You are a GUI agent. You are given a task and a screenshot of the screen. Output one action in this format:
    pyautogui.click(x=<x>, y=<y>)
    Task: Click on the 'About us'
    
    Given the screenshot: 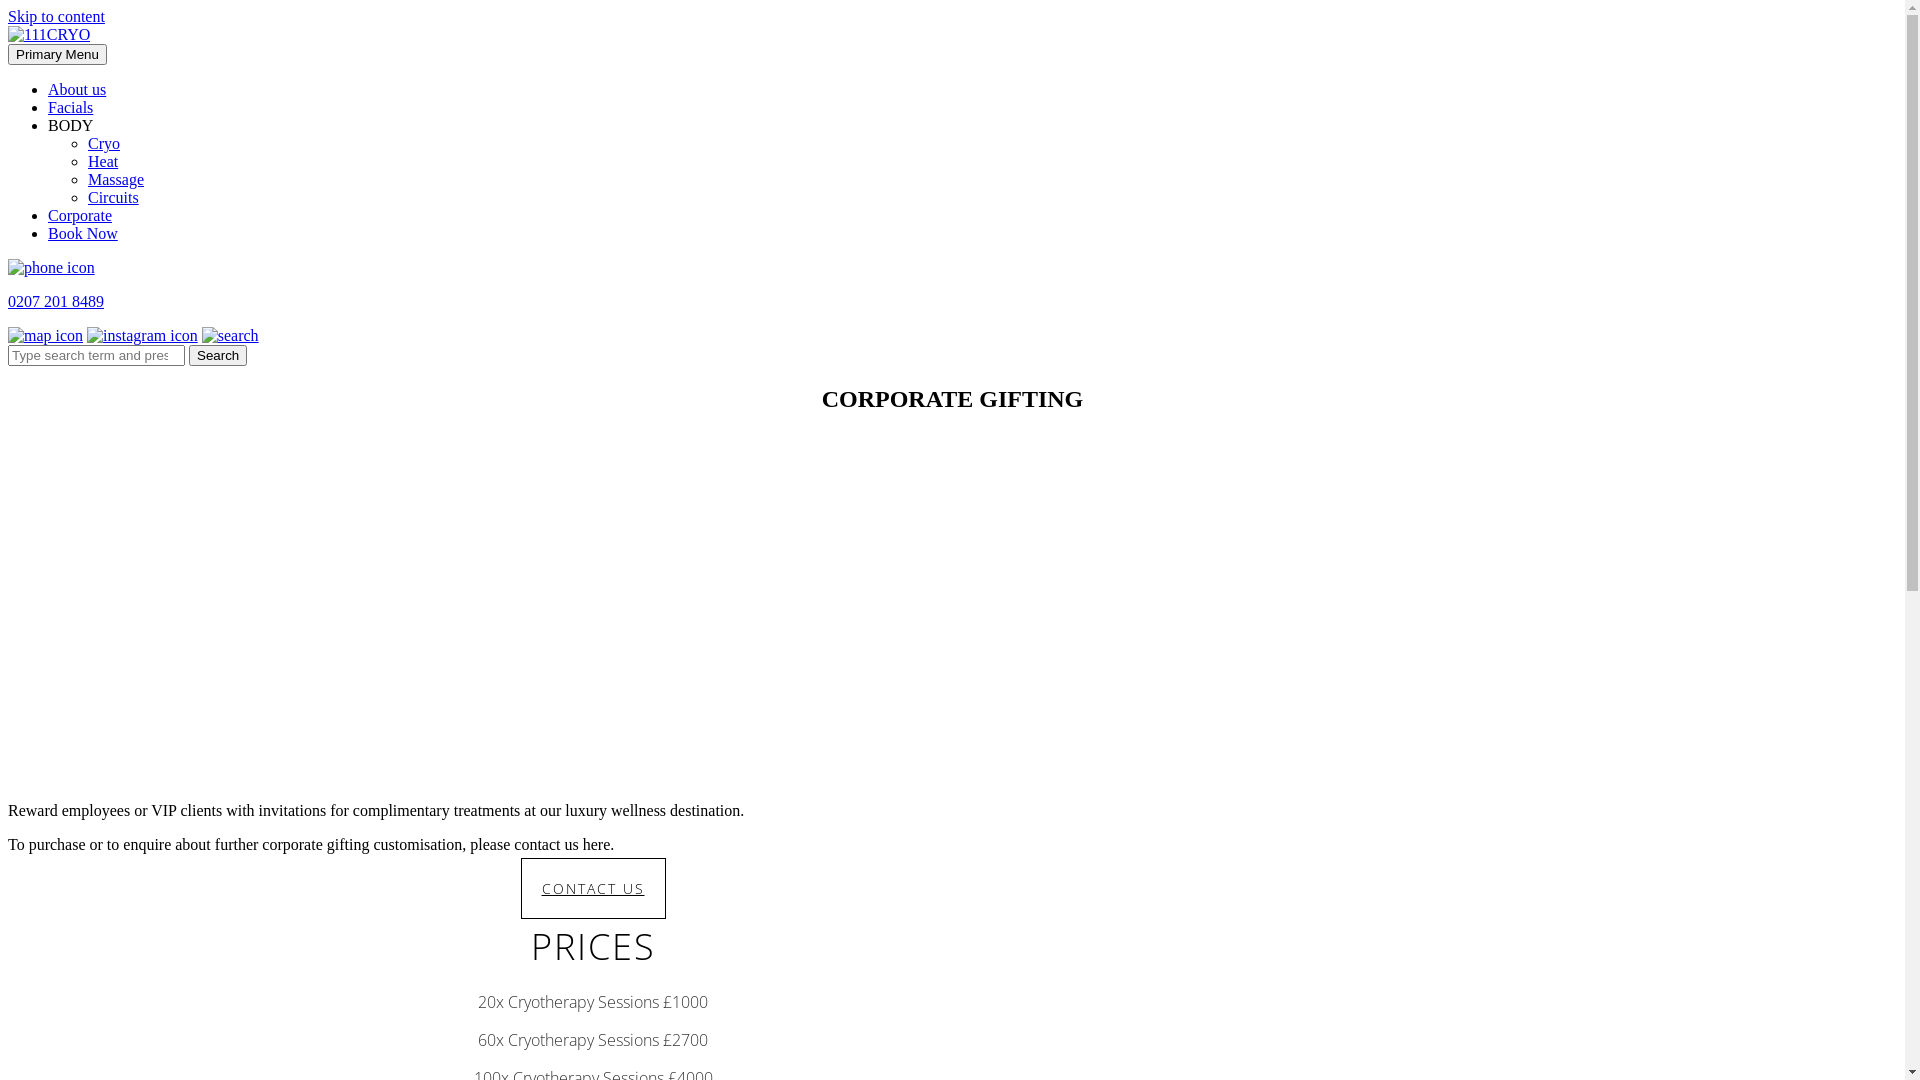 What is the action you would take?
    pyautogui.click(x=76, y=88)
    